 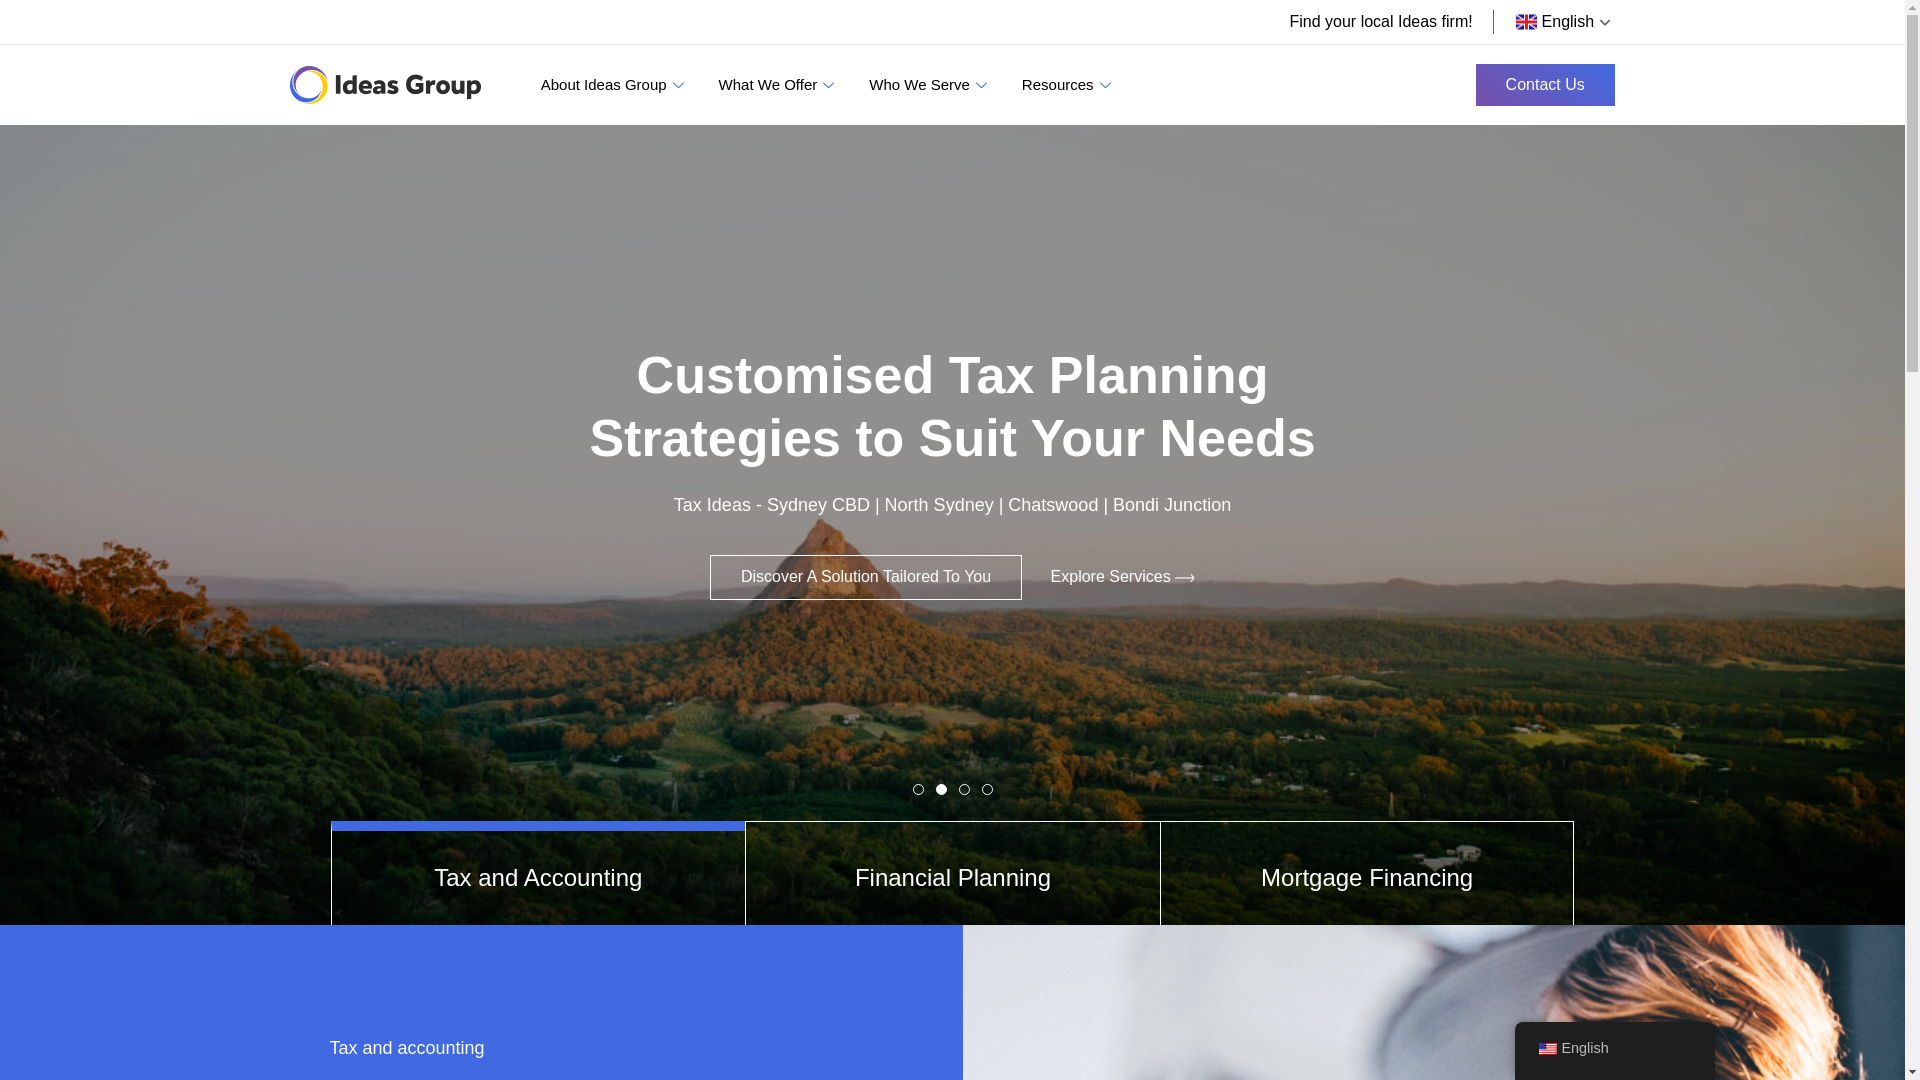 What do you see at coordinates (1068, 83) in the screenshot?
I see `'Resources'` at bounding box center [1068, 83].